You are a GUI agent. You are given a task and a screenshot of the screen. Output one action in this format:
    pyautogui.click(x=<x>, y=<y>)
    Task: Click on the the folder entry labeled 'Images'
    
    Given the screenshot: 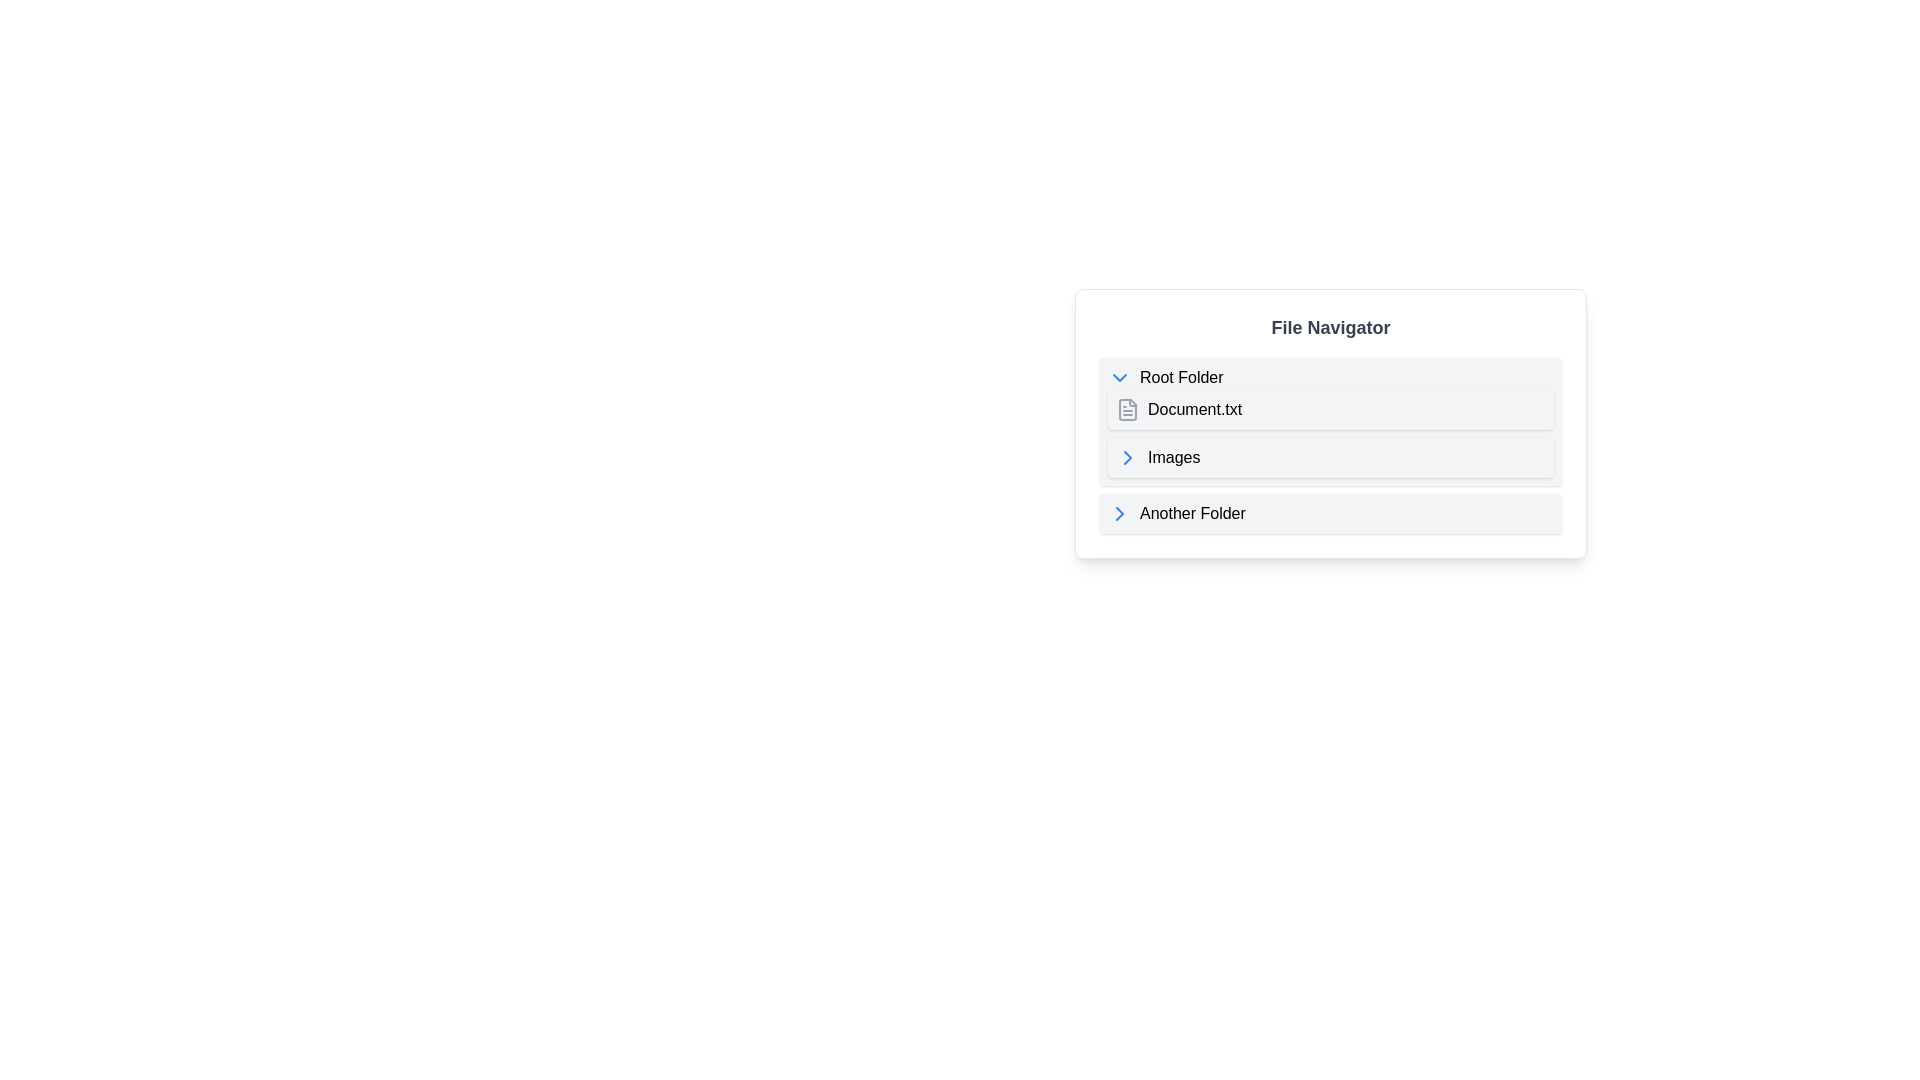 What is the action you would take?
    pyautogui.click(x=1330, y=458)
    